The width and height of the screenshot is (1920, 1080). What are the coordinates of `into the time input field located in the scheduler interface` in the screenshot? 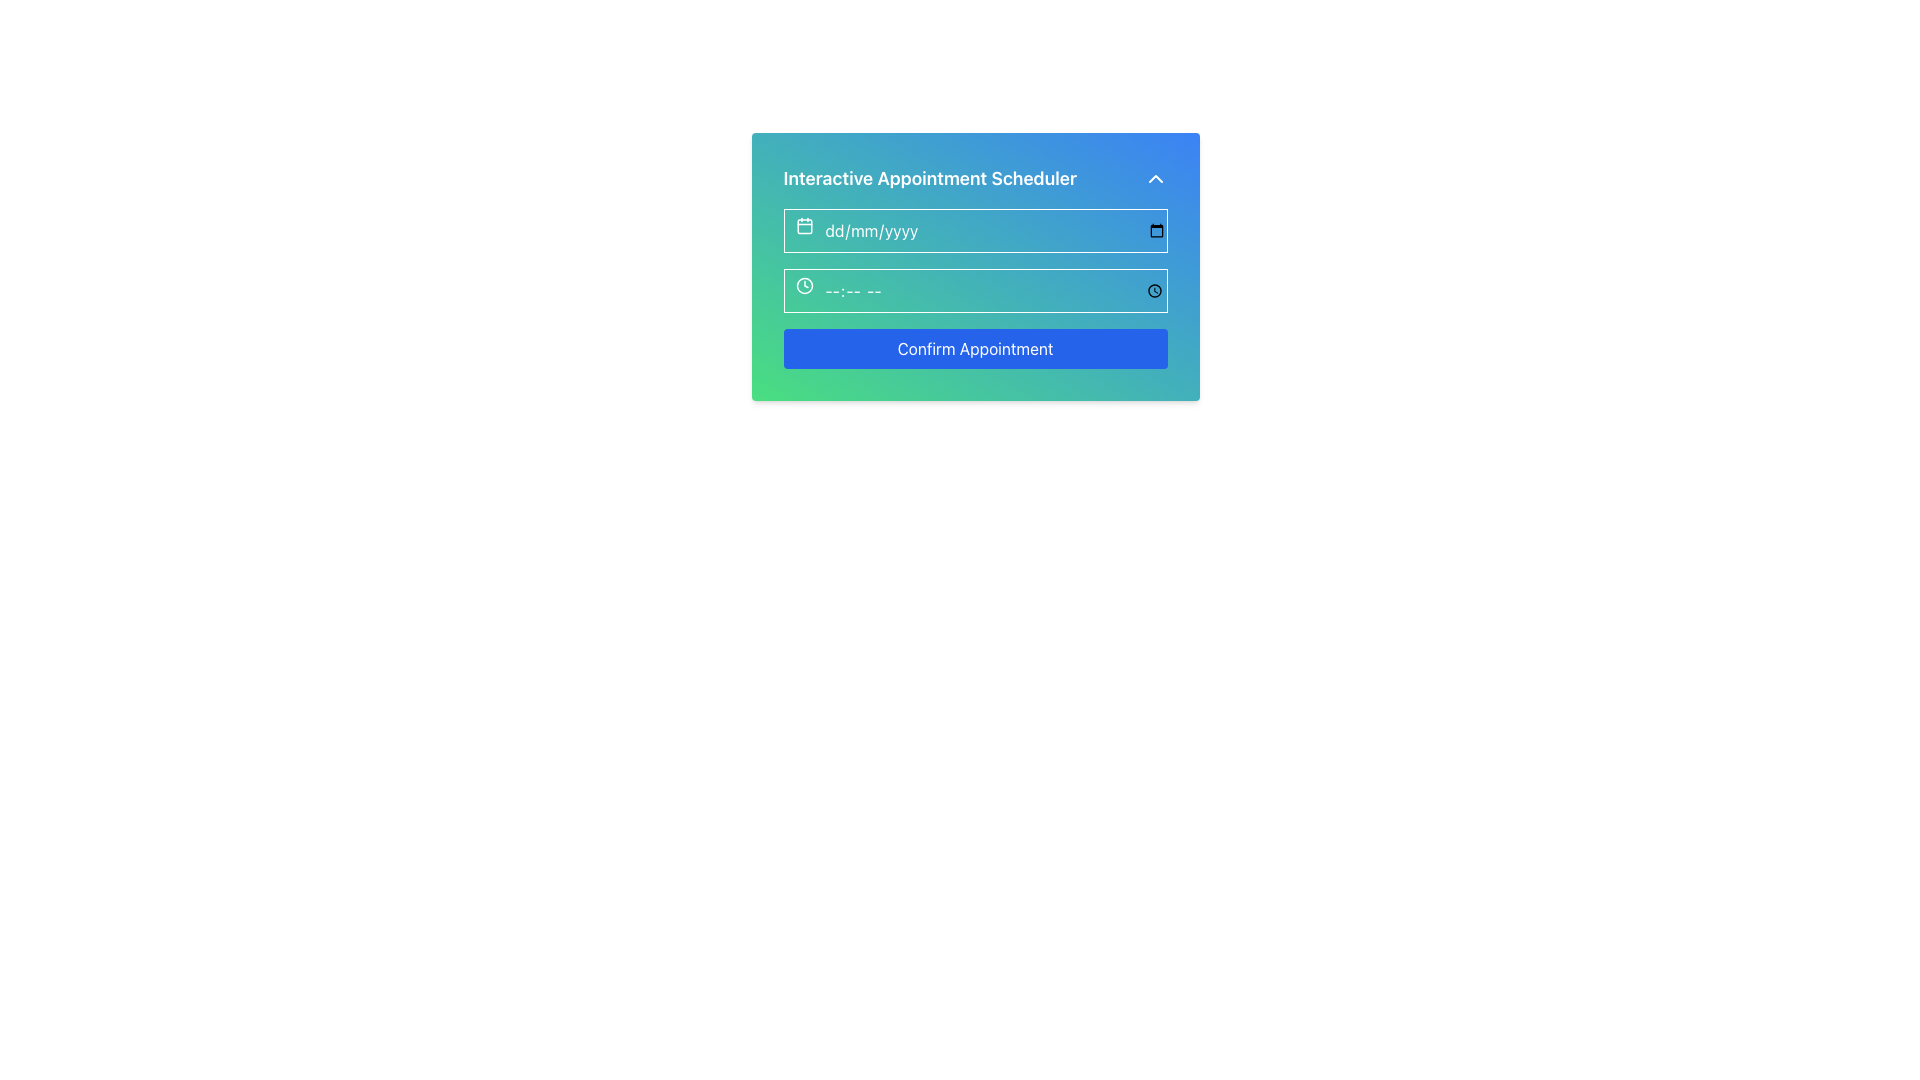 It's located at (975, 290).